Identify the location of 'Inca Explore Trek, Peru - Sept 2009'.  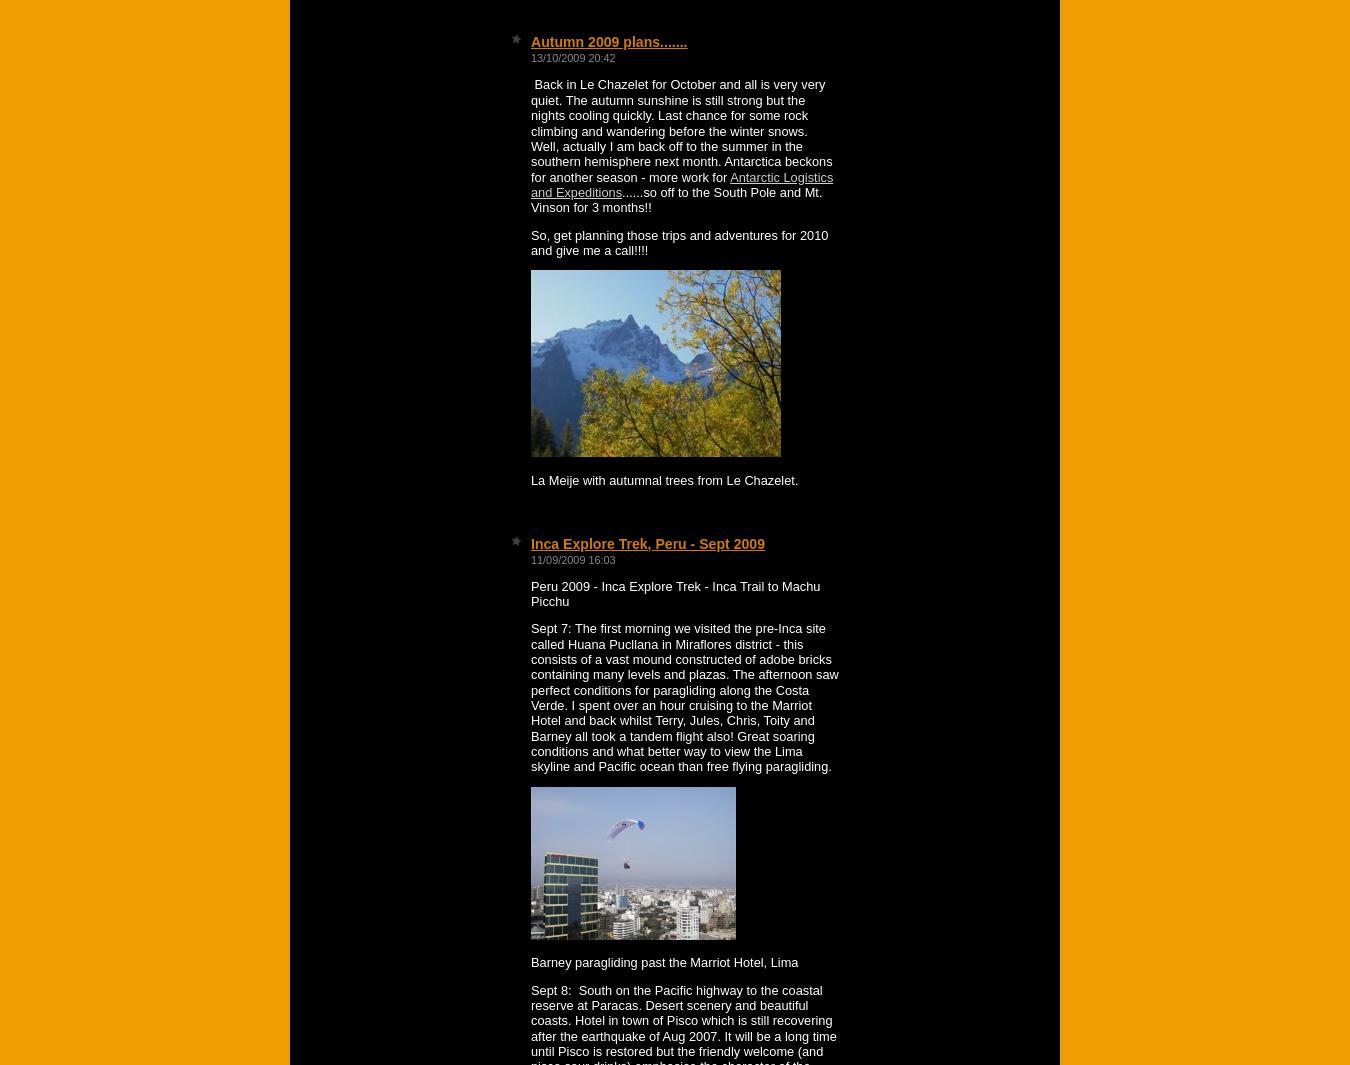
(647, 543).